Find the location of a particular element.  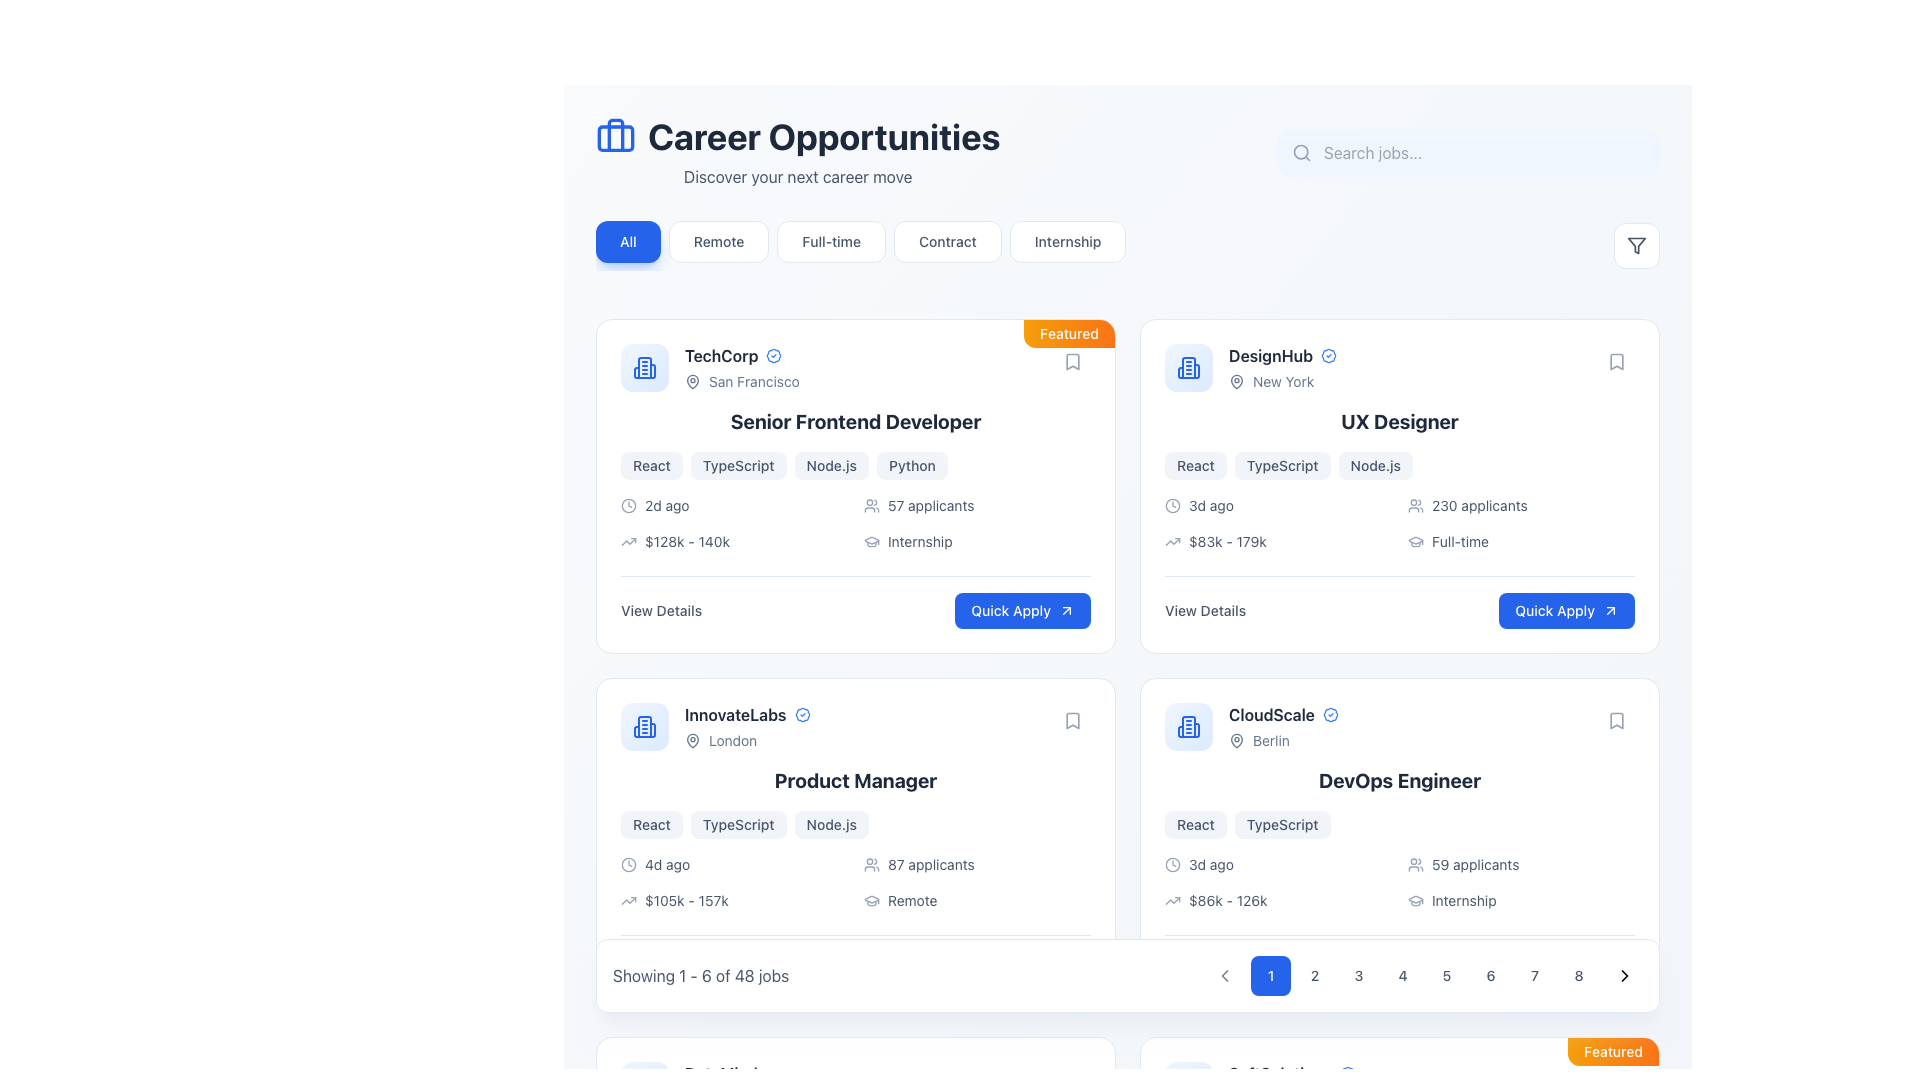

the text label representing the name of the company in the first job listing card, which is located in the header section before the verification icon is located at coordinates (720, 354).